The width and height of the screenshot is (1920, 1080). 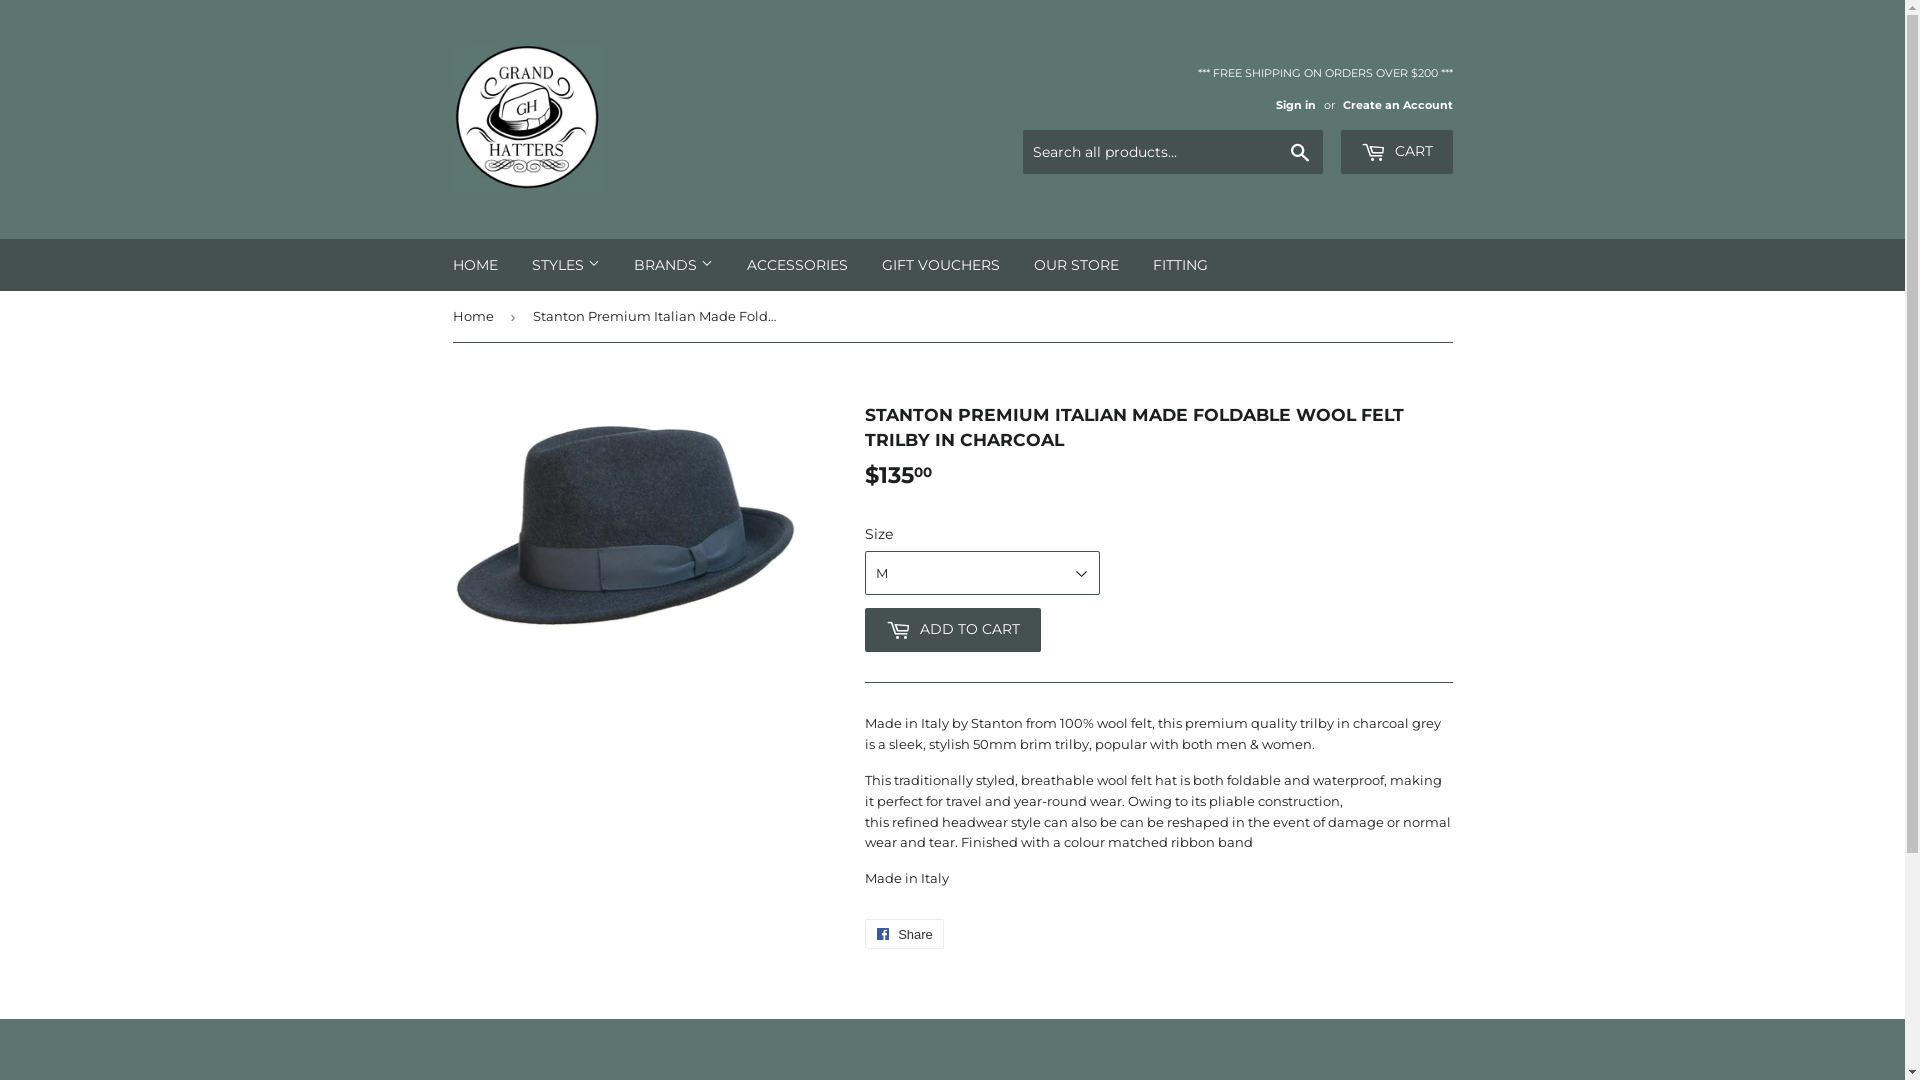 What do you see at coordinates (796, 264) in the screenshot?
I see `'ACCESSORIES'` at bounding box center [796, 264].